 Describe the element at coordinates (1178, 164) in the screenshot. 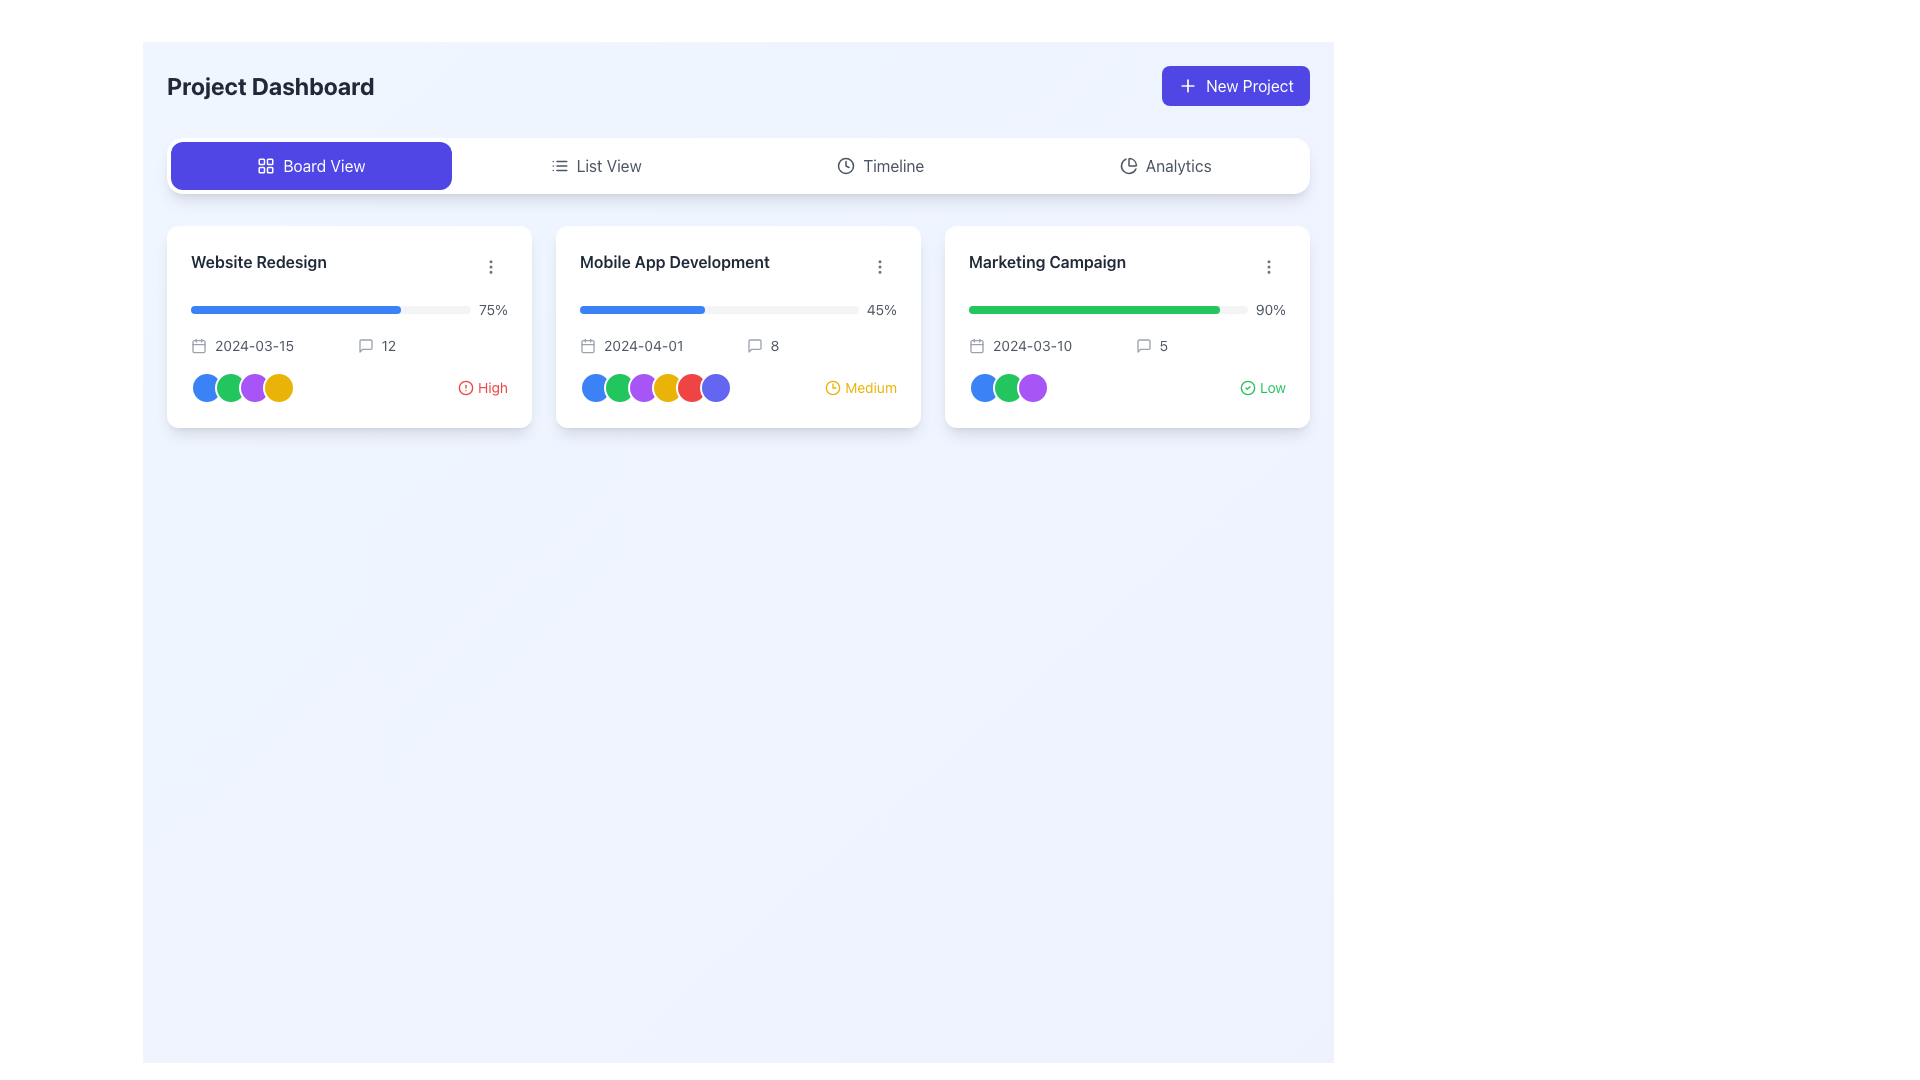

I see `the 'Analytics' text label in the top navigation bar` at that location.